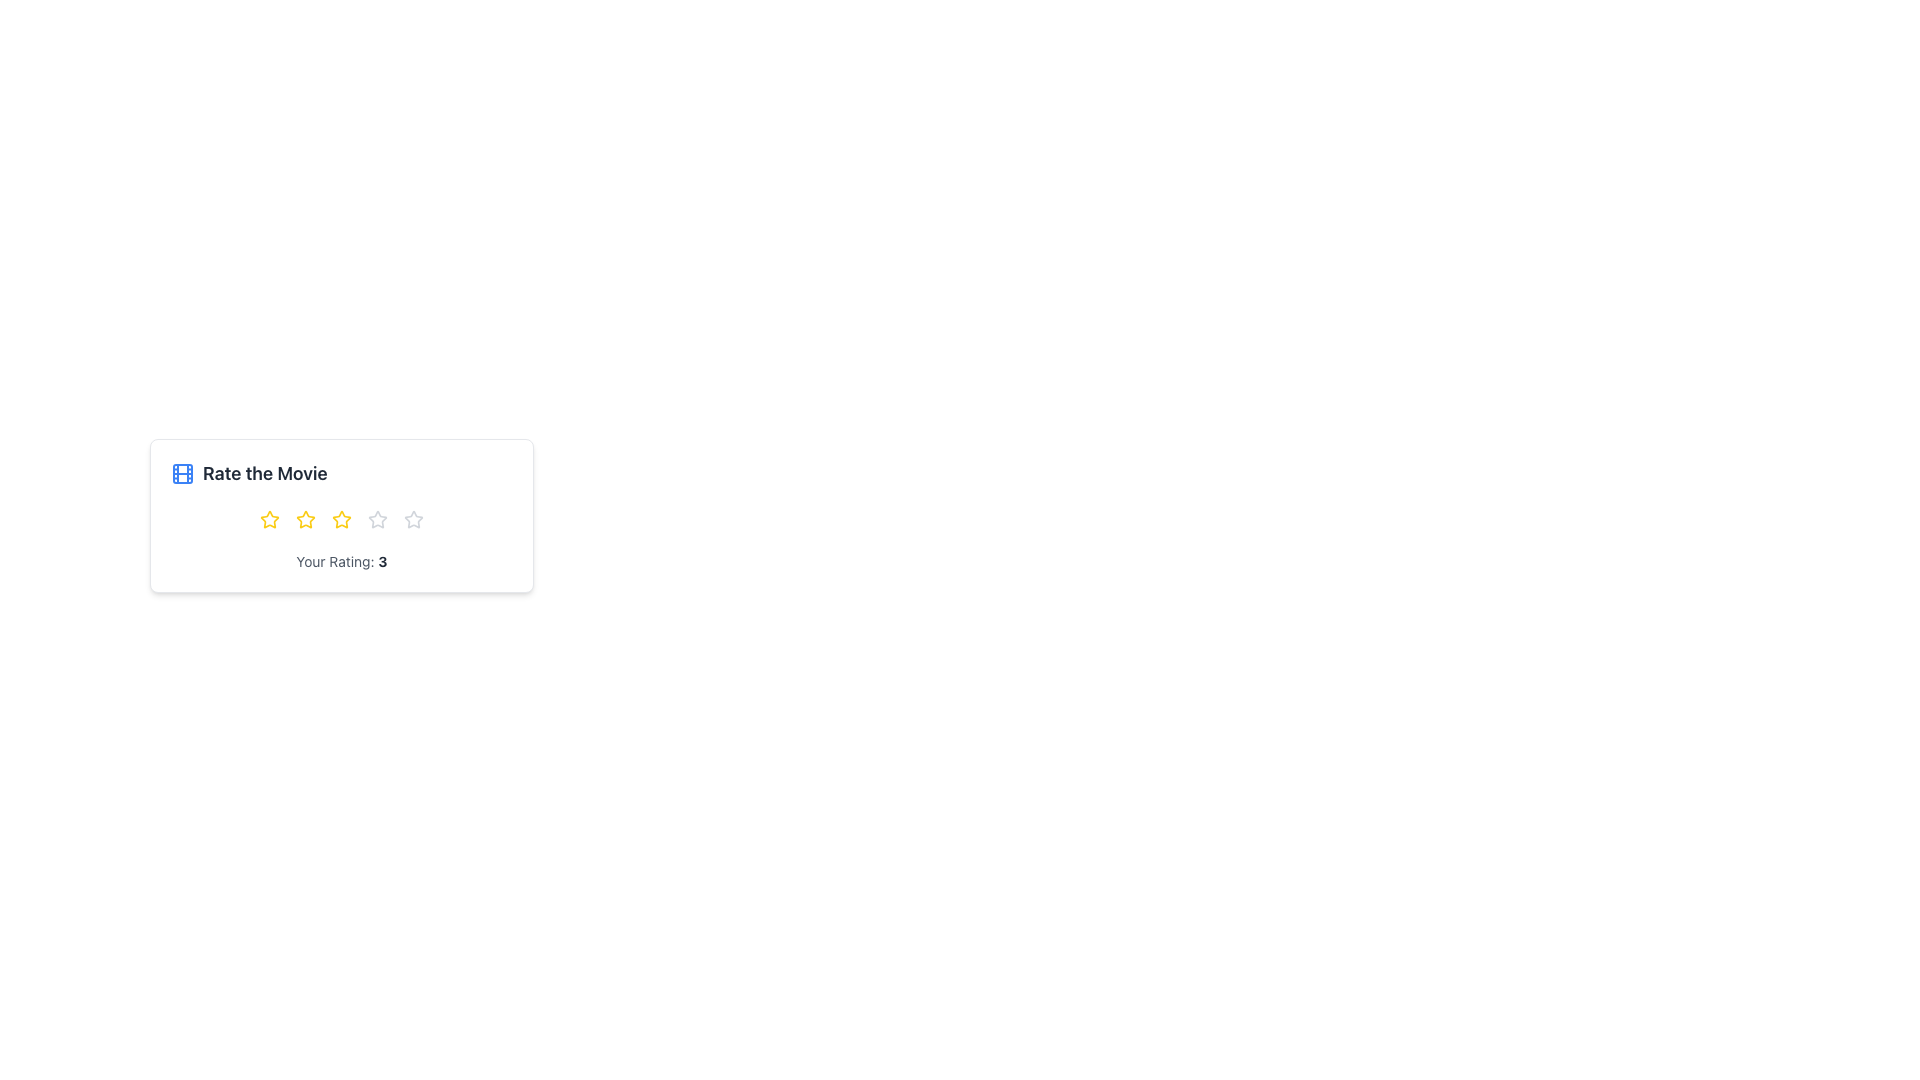  Describe the element at coordinates (341, 515) in the screenshot. I see `descriptive text of the movie rating component located in the upper-left quadrant, which contains interactive stars indicating the rating level and a numeric rating below` at that location.